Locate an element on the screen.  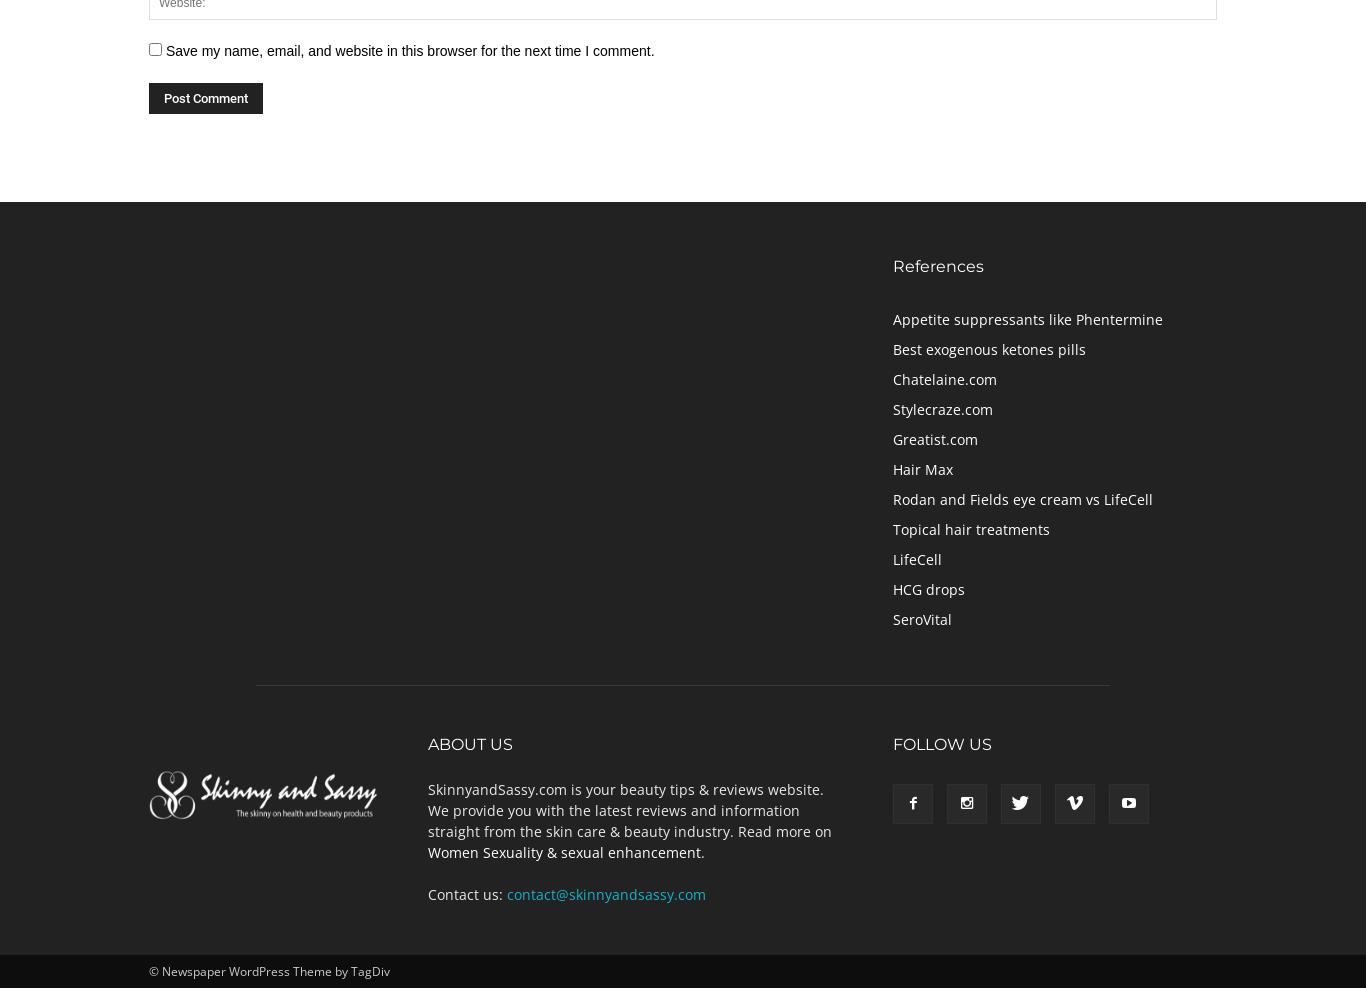
'SeroVital' is located at coordinates (922, 617).